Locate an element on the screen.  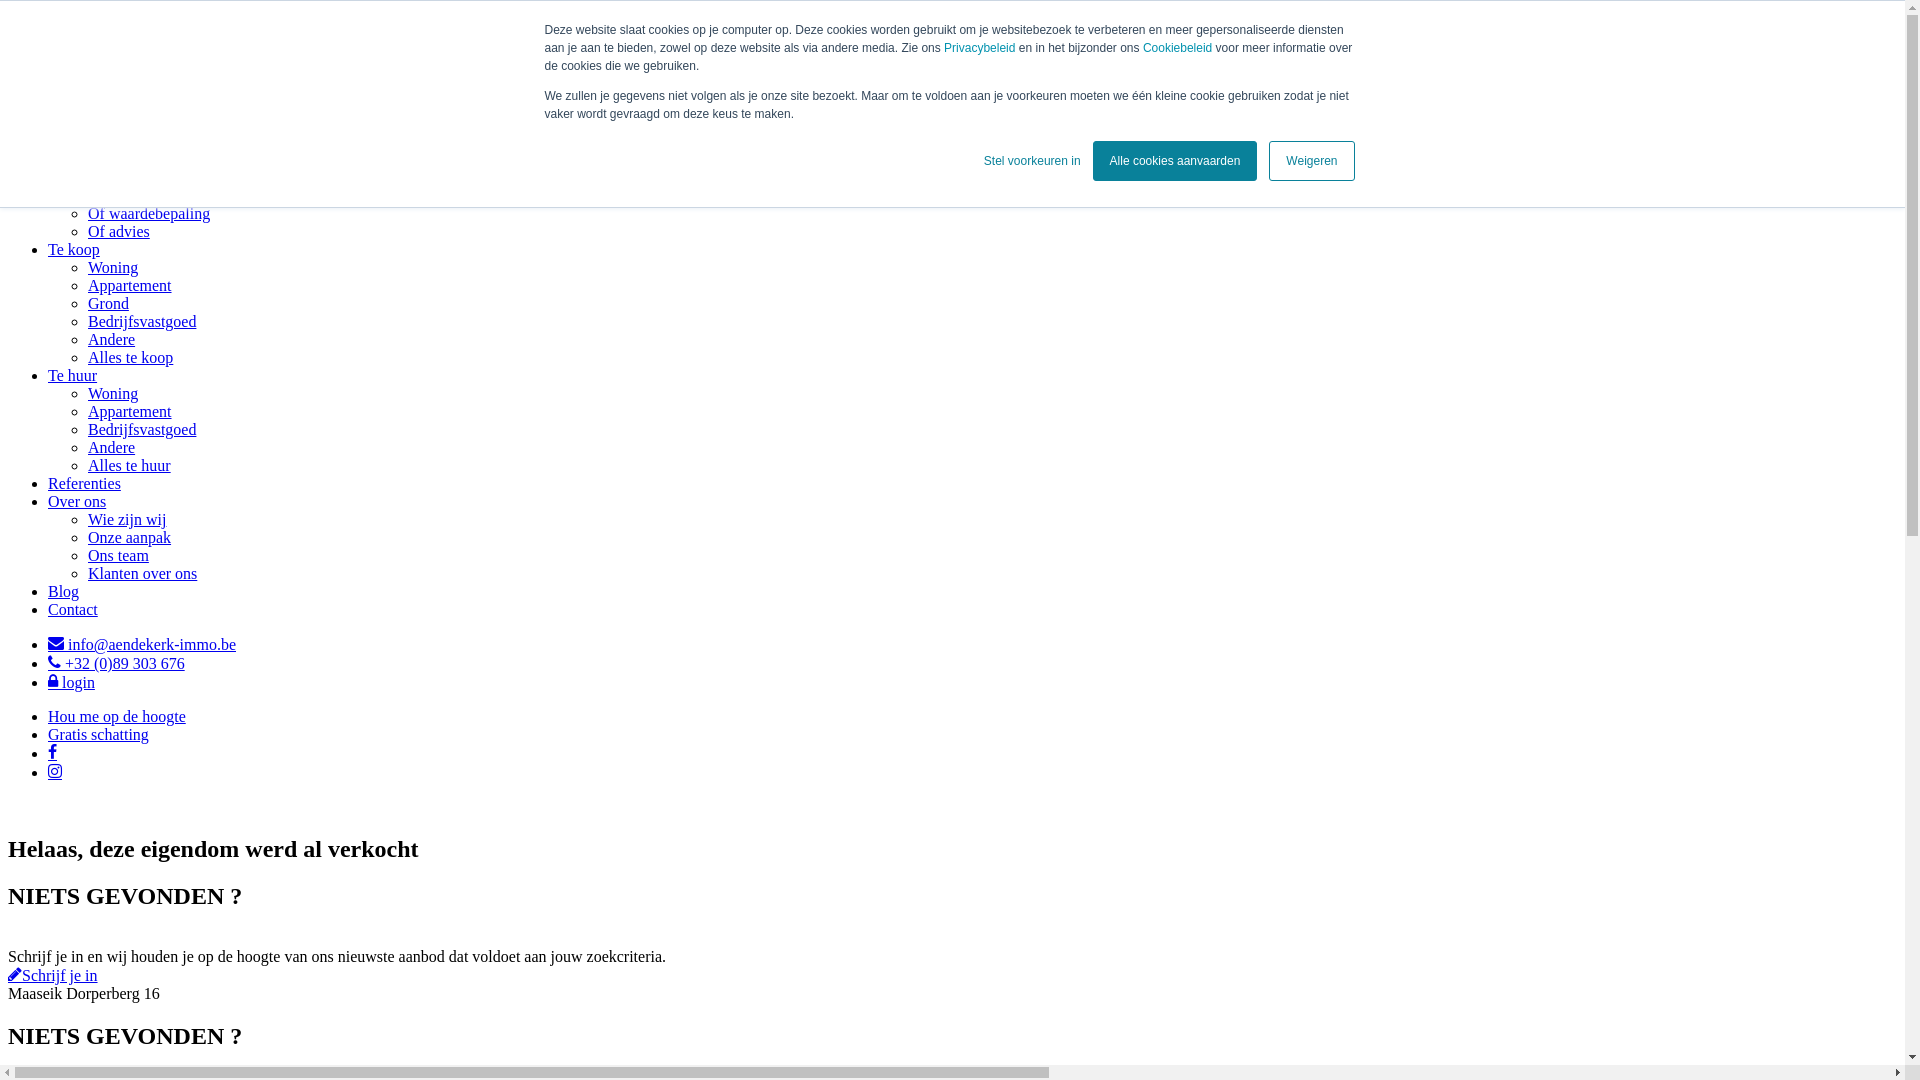
'Te huur' is located at coordinates (72, 375).